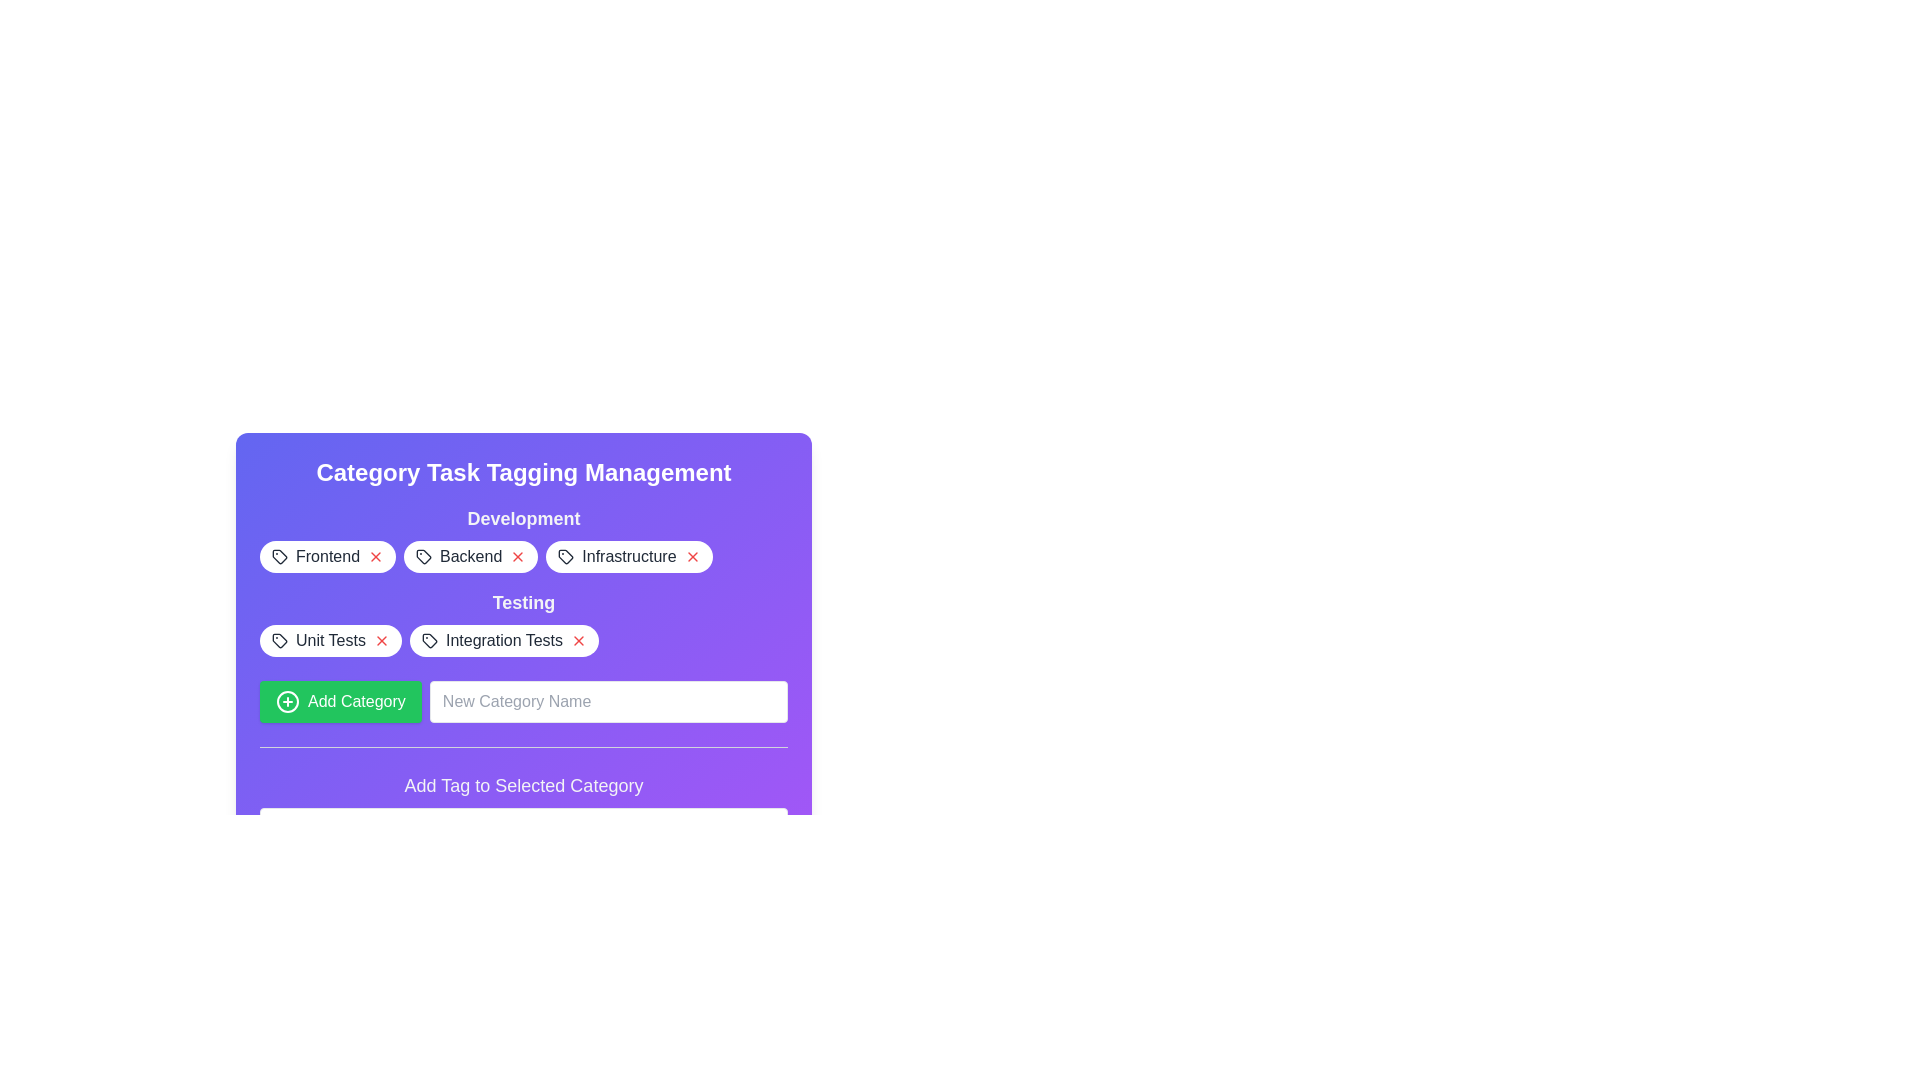 This screenshot has width=1920, height=1080. I want to click on the bold heading text label that categorizes items under 'Testing', situated above 'Unit Tests' and 'Integration Tests', so click(523, 601).